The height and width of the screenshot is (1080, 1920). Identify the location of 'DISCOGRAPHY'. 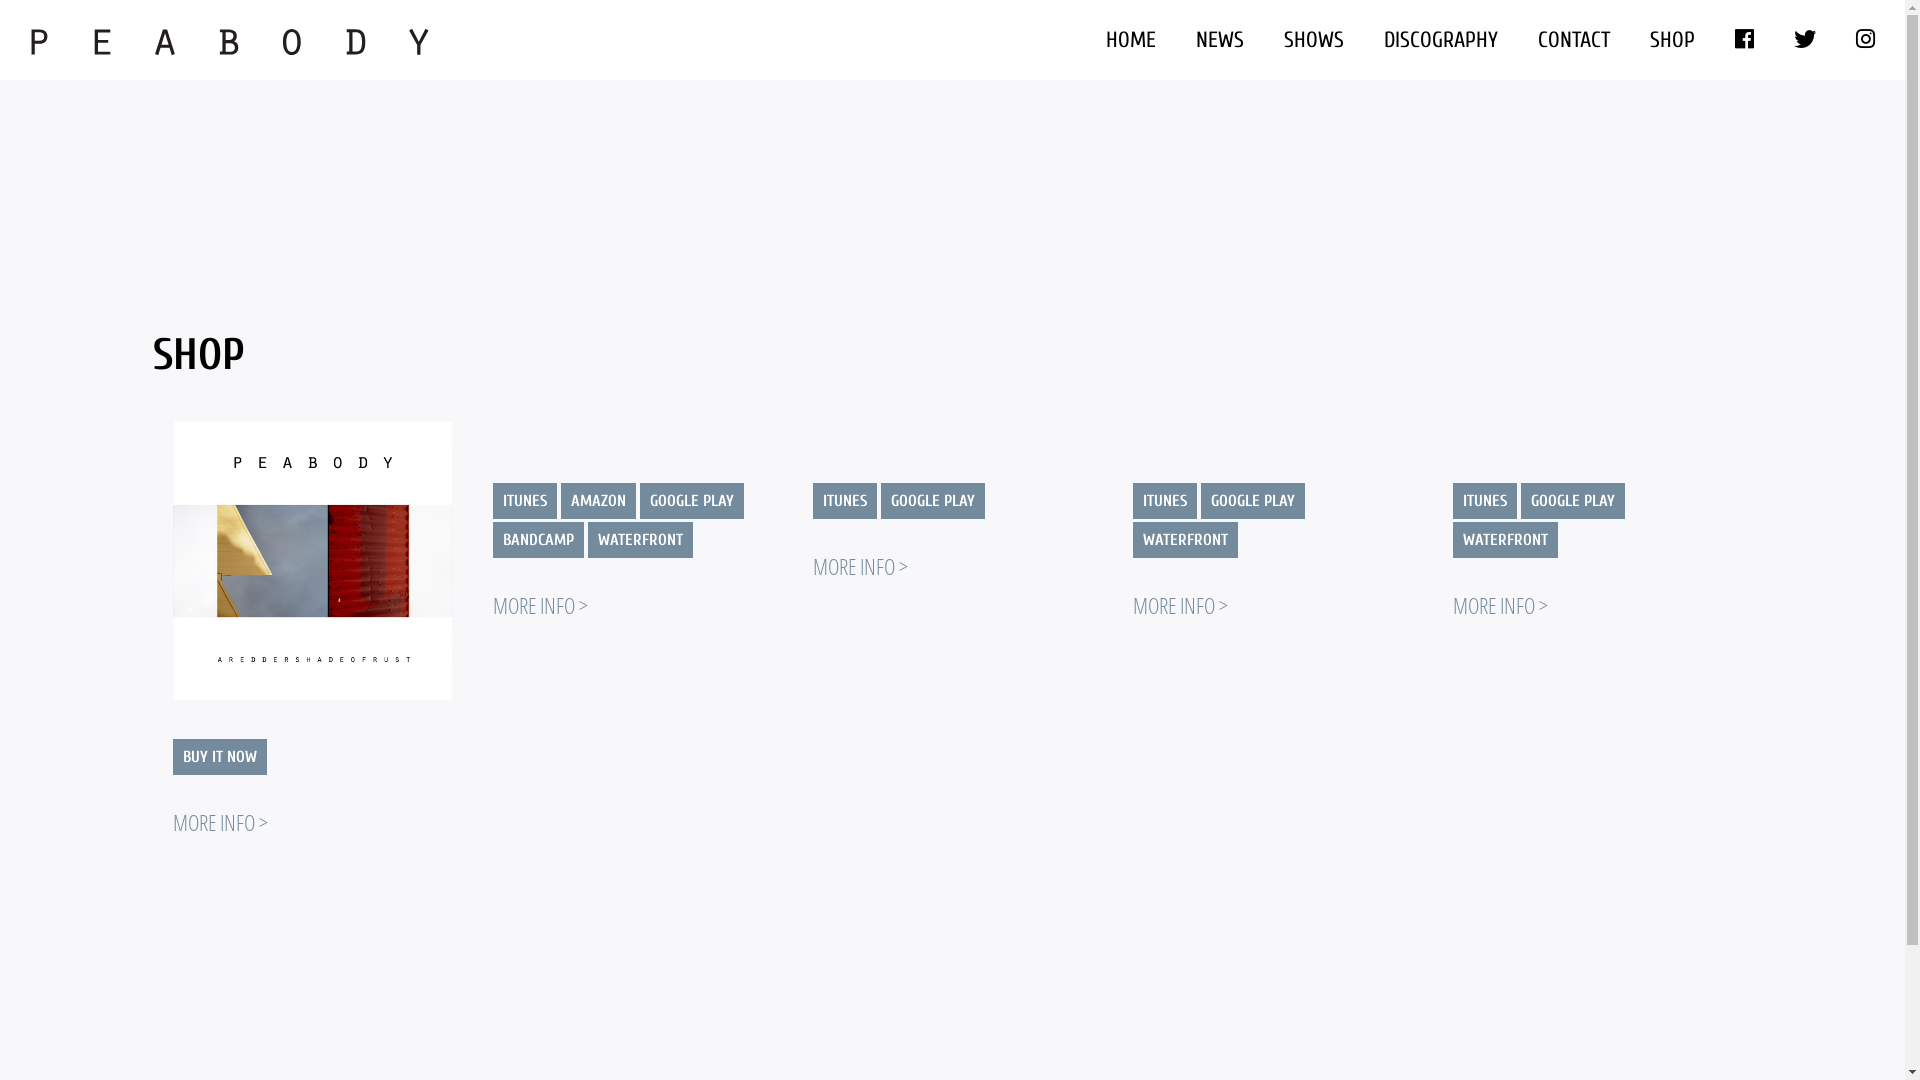
(1440, 39).